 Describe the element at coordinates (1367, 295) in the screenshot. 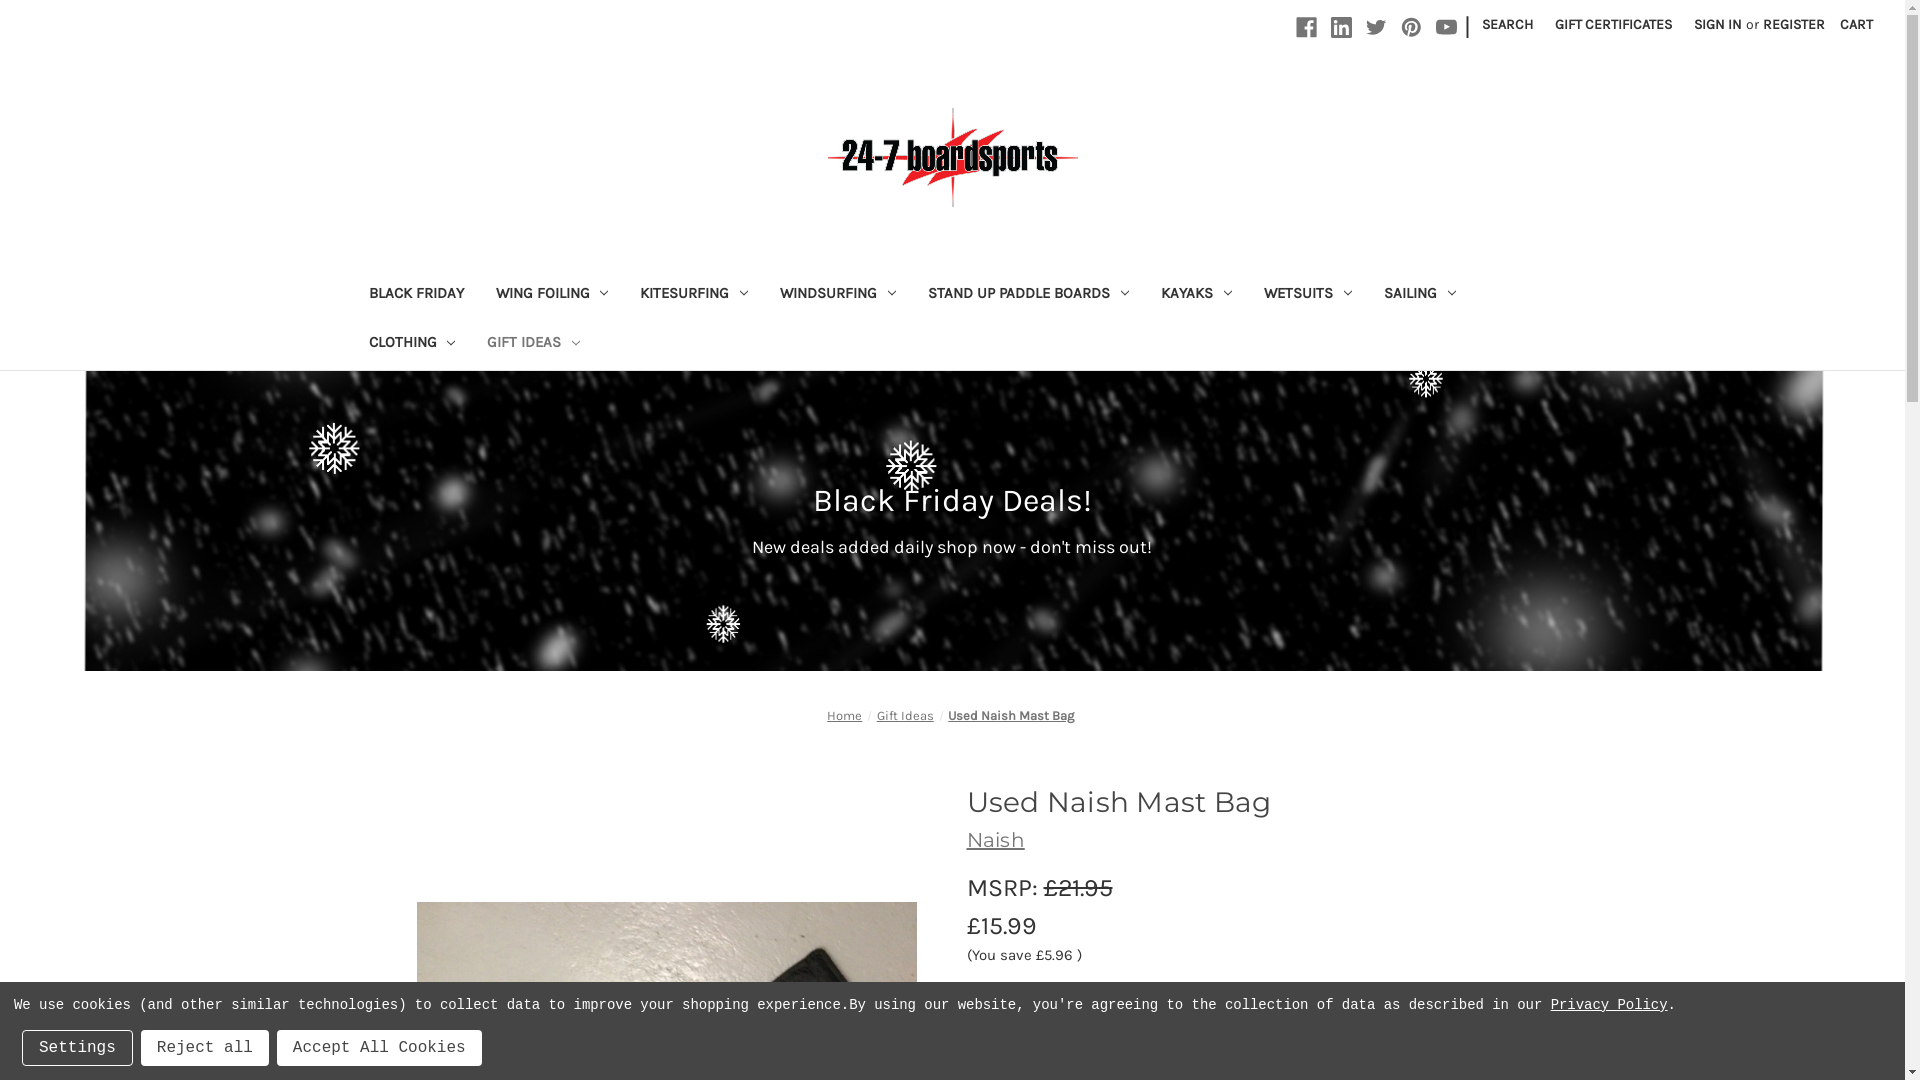

I see `'SAILING'` at that location.